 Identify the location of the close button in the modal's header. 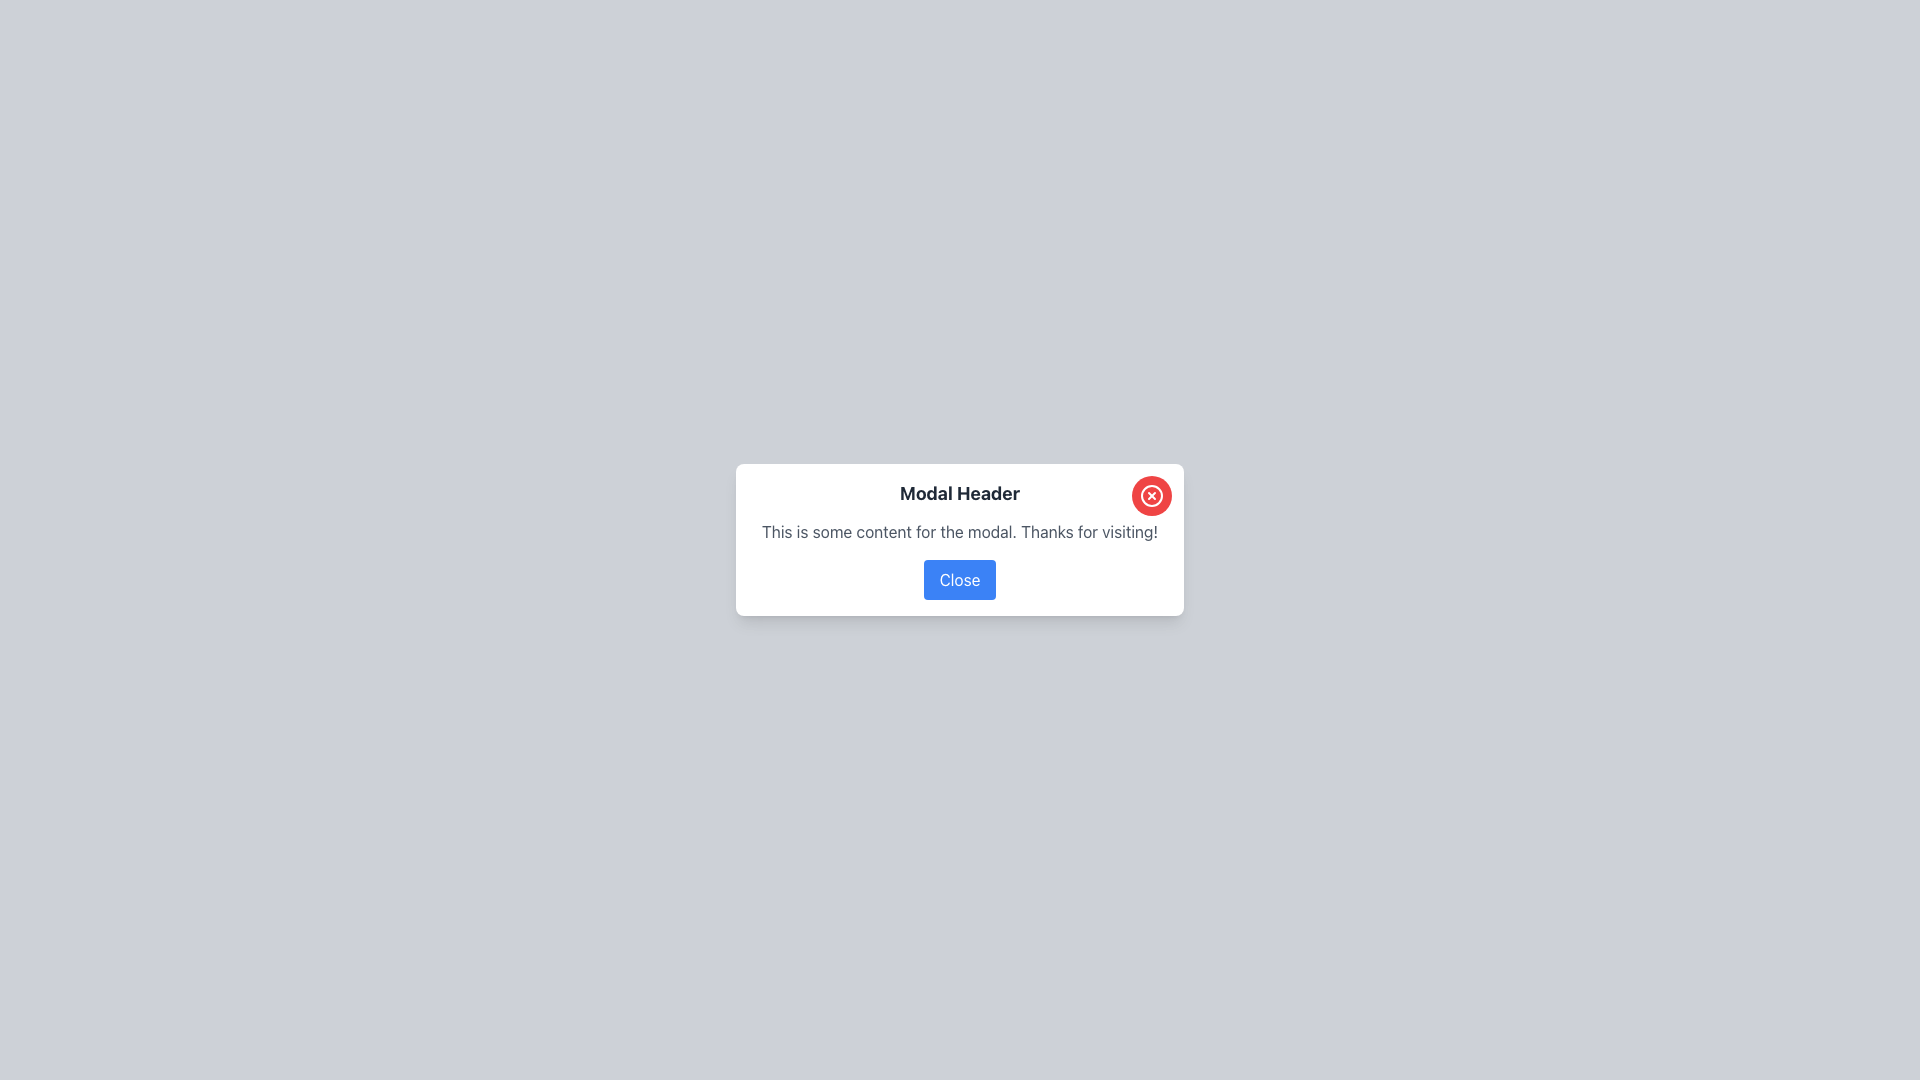
(1152, 495).